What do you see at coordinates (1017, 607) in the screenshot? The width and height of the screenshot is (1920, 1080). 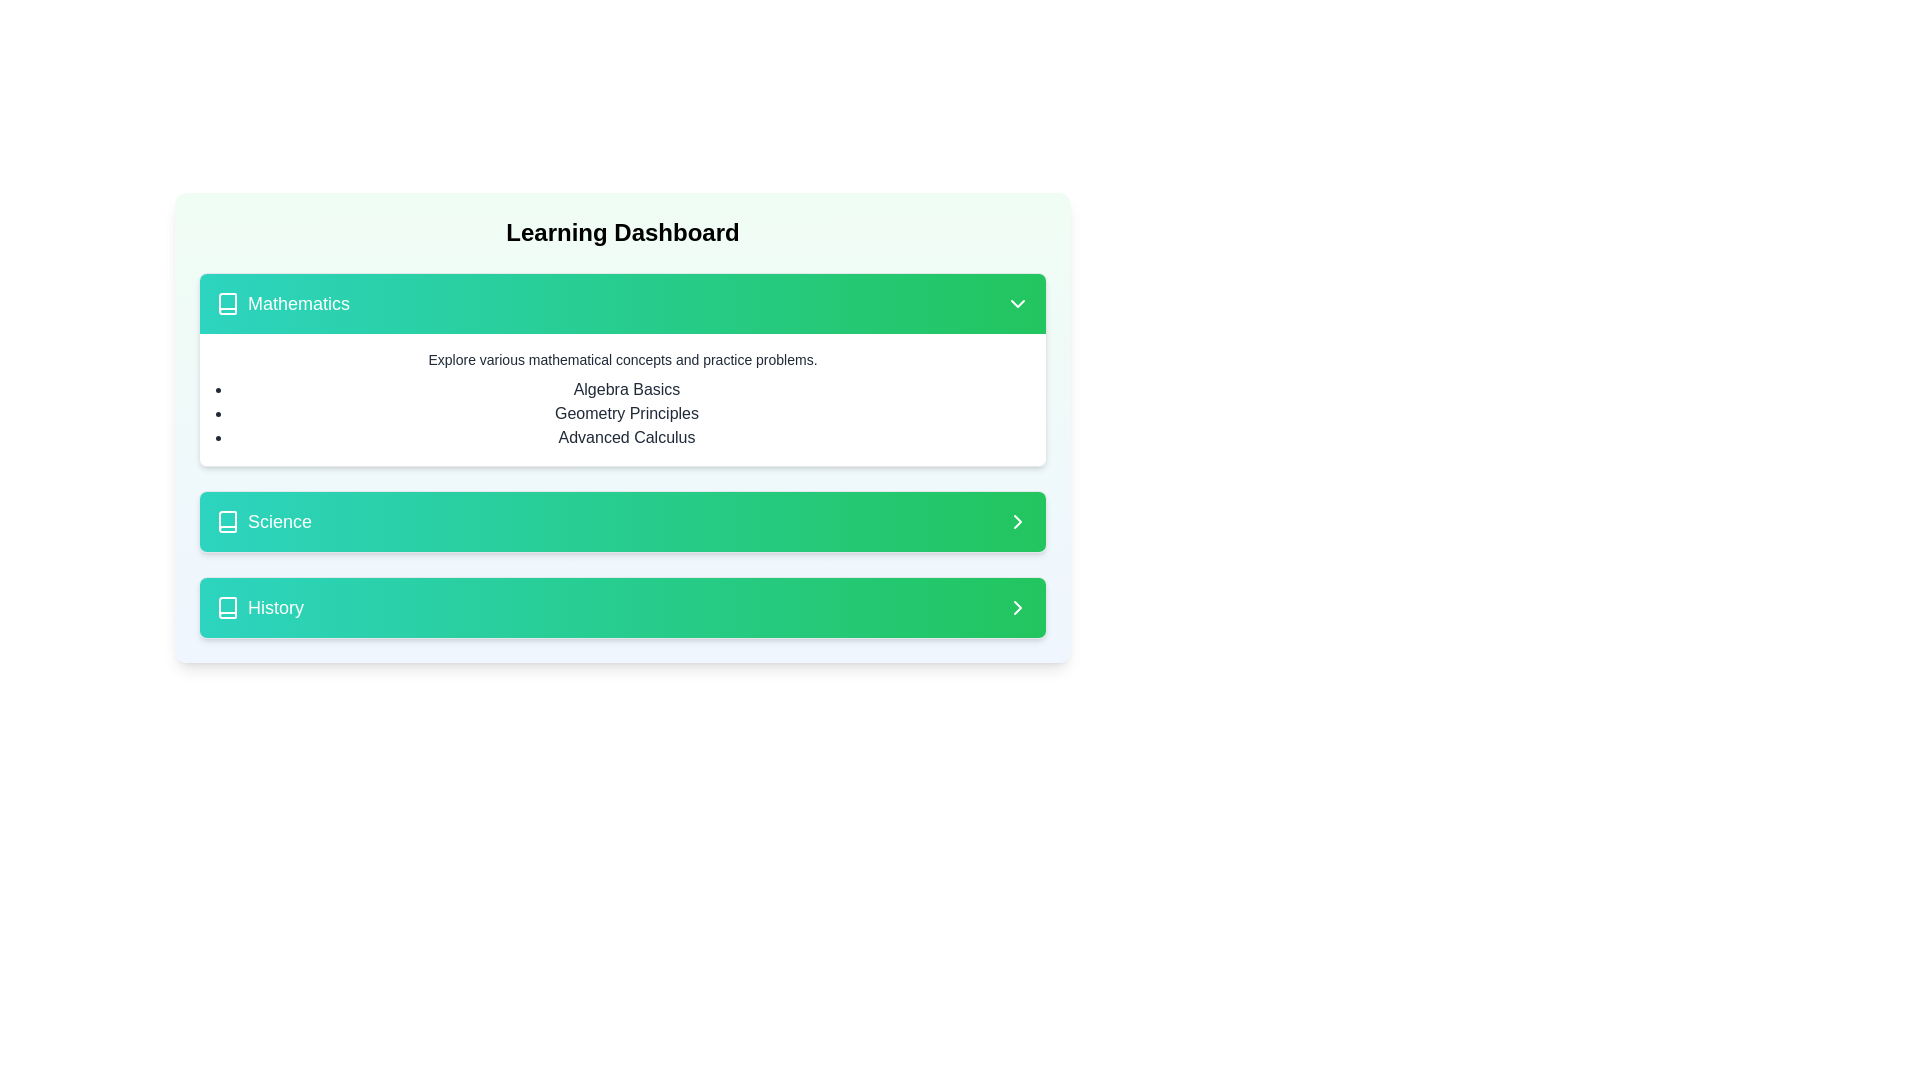 I see `the Chevron Right icon located at the right edge of the 'History' section, which indicates navigation or an expandable feature` at bounding box center [1017, 607].